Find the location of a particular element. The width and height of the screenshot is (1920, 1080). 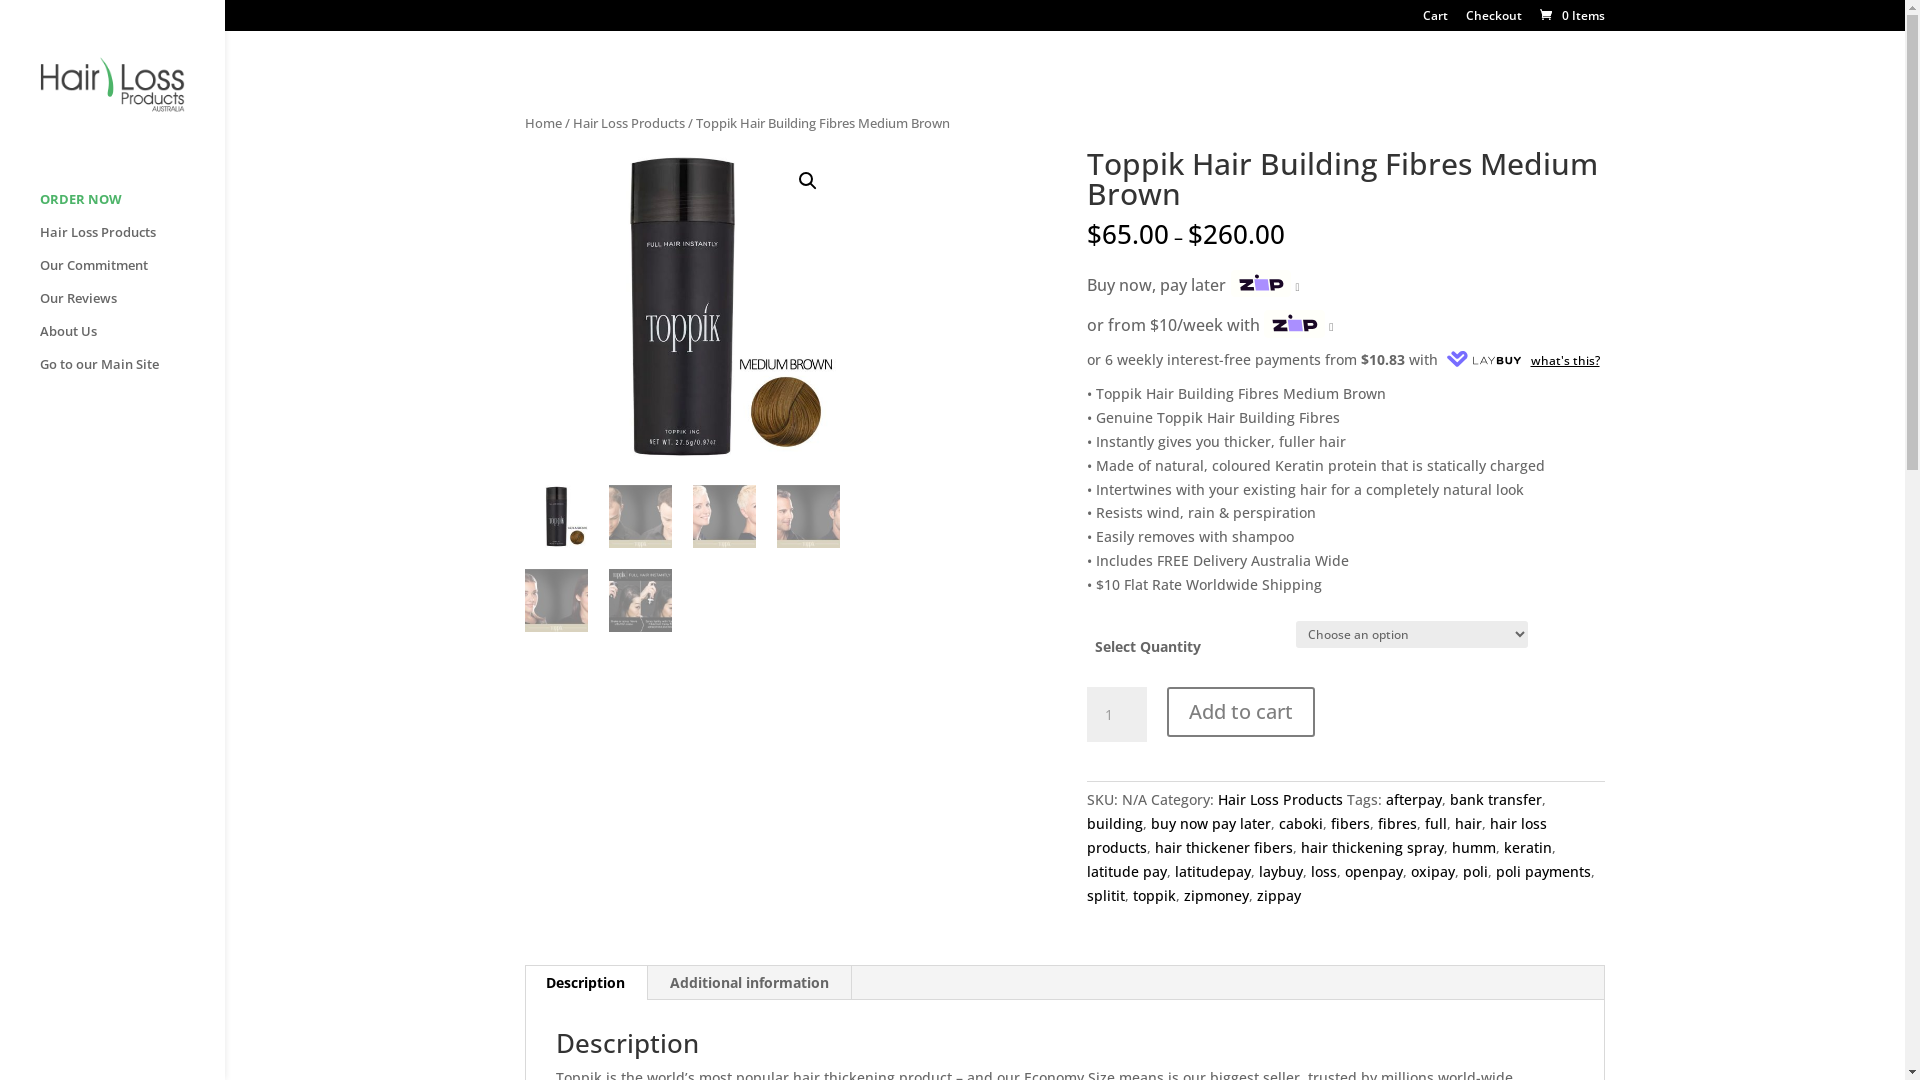

'Additional information' is located at coordinates (748, 982).